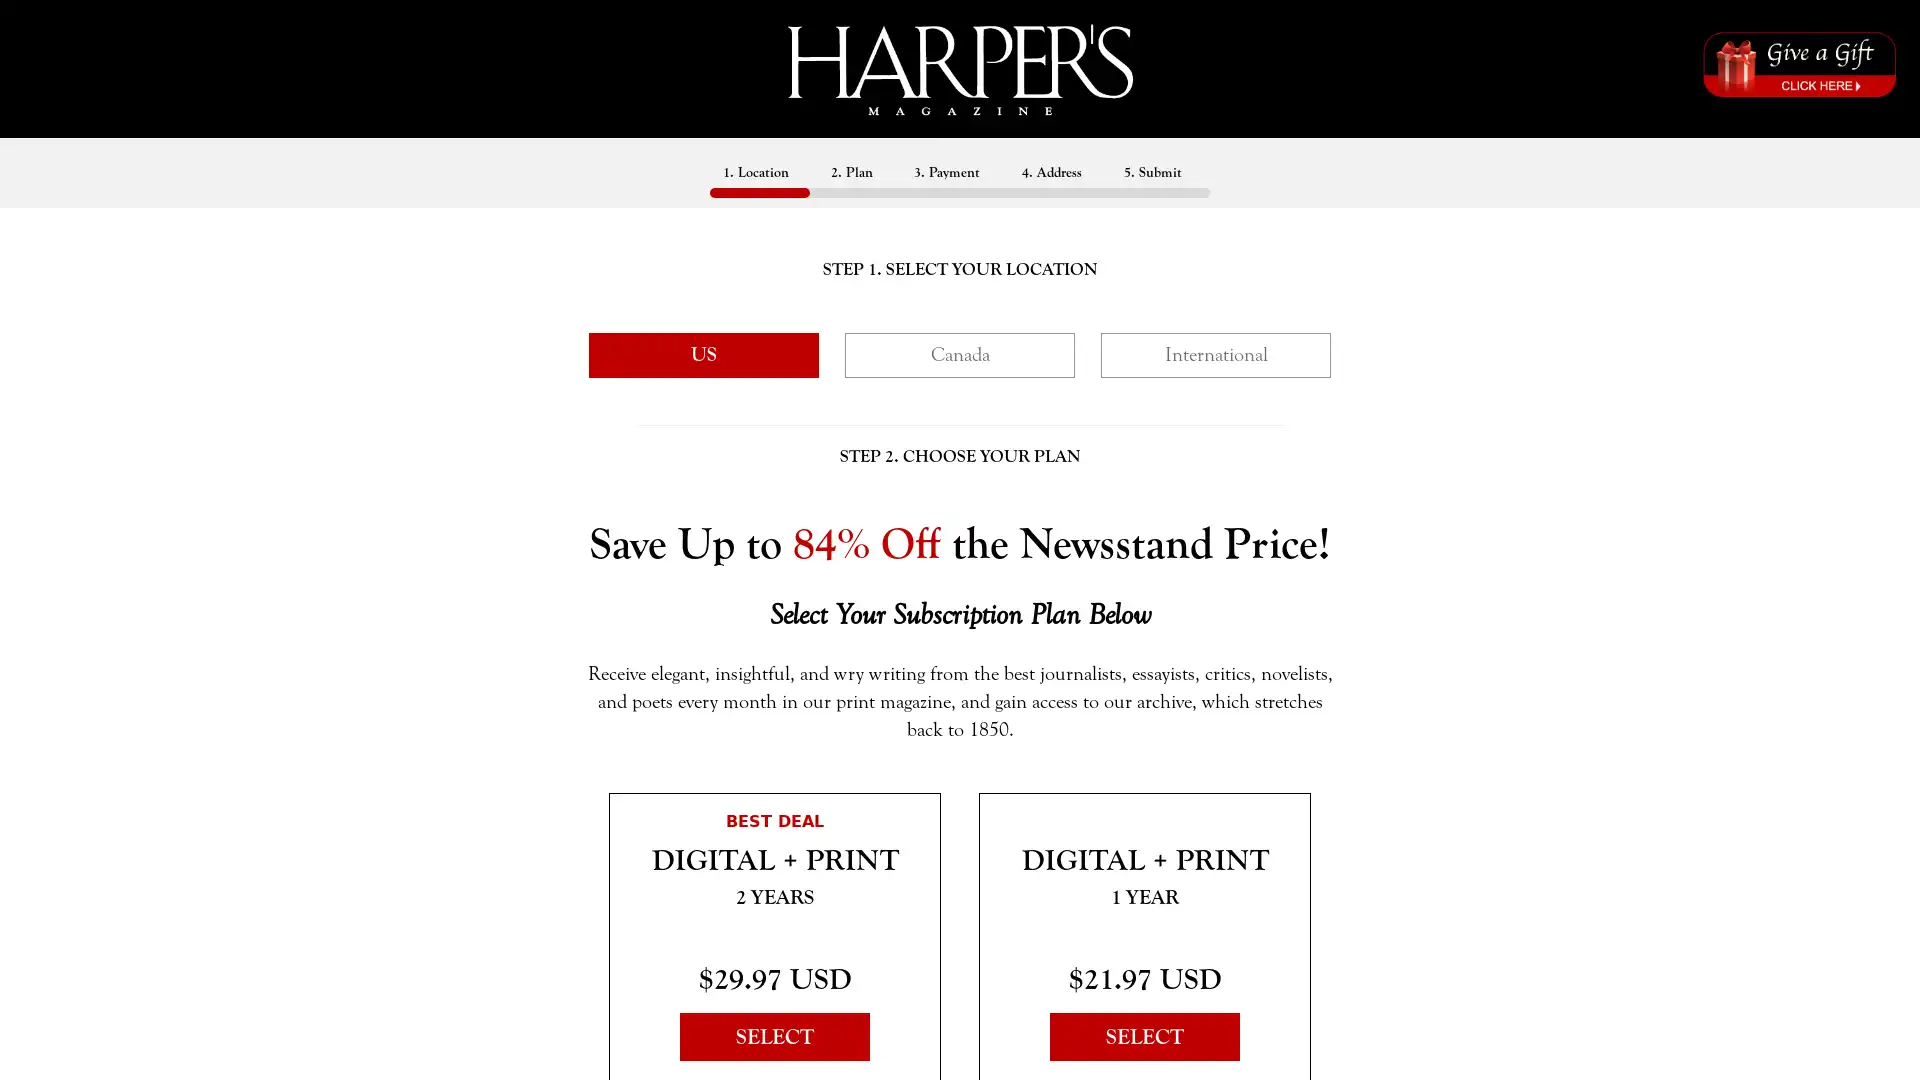  Describe the element at coordinates (704, 353) in the screenshot. I see `US` at that location.